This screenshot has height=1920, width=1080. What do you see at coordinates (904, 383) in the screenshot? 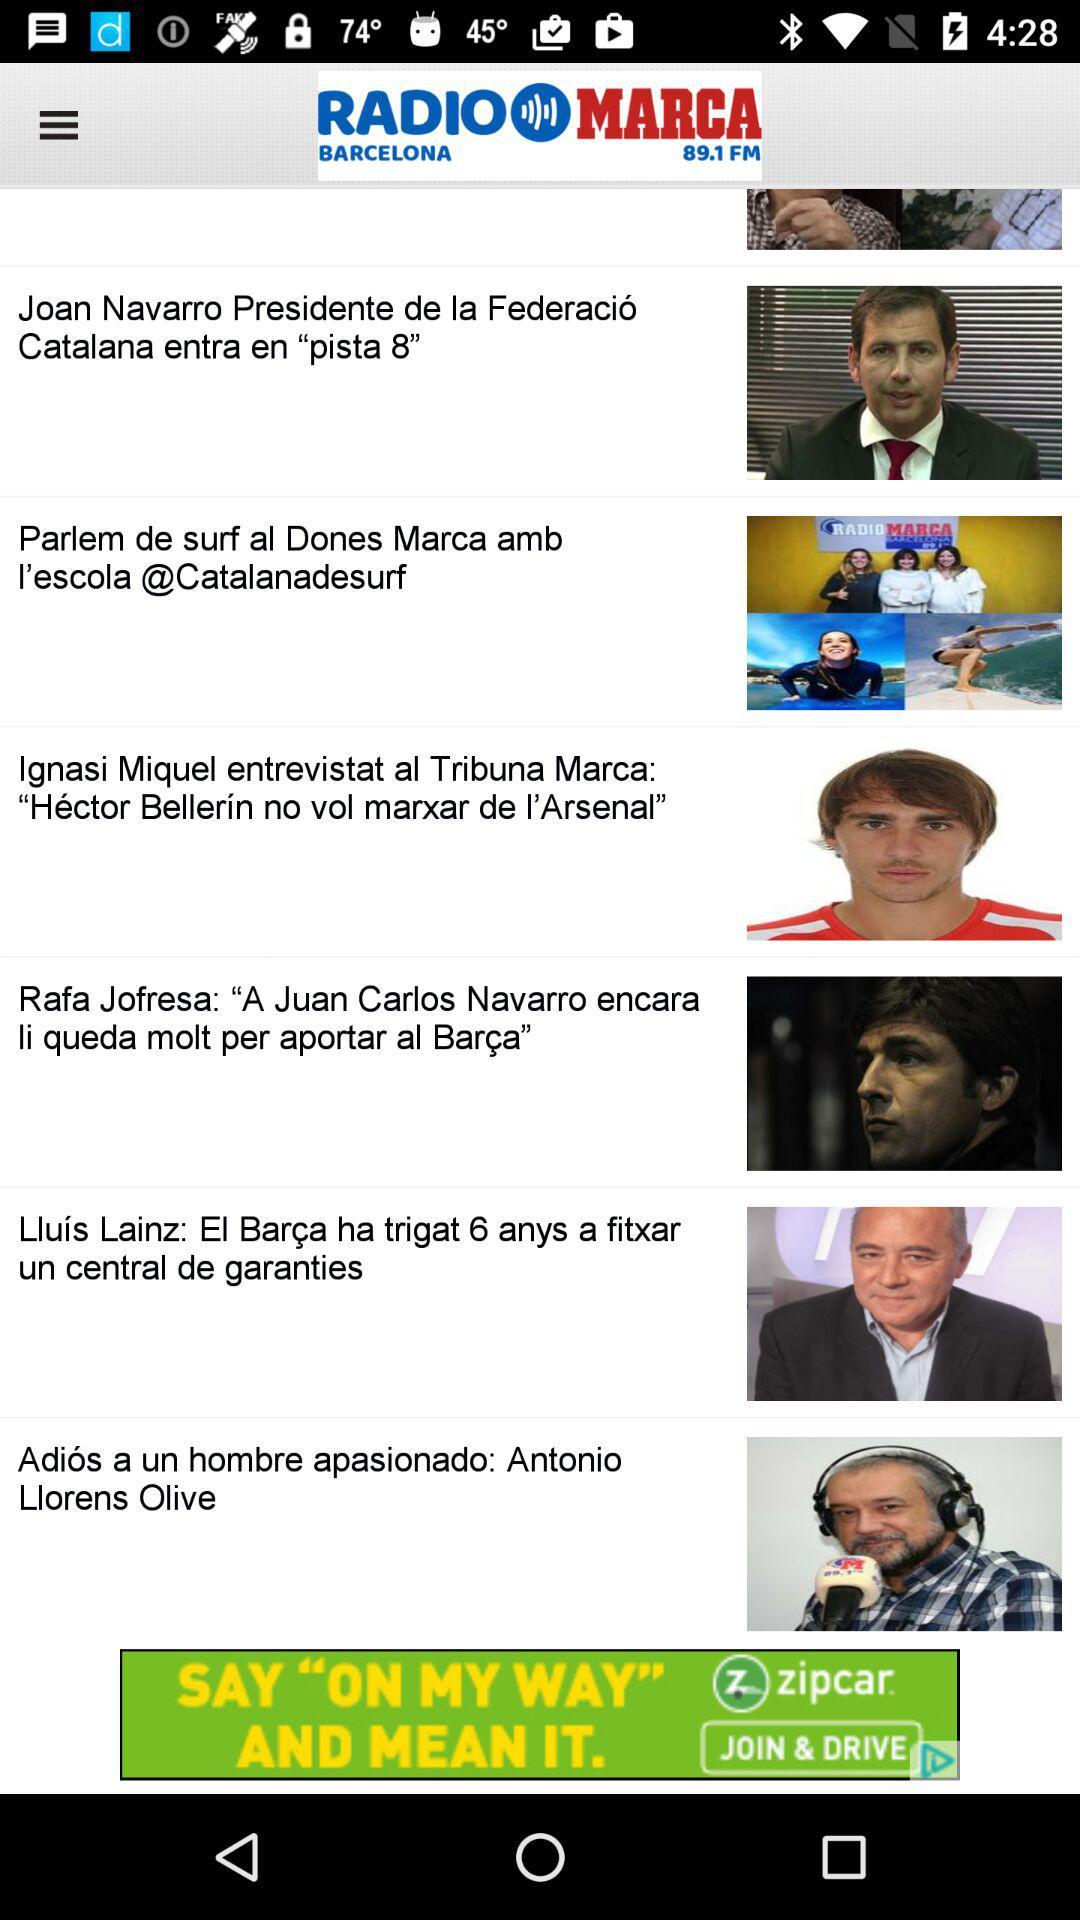
I see `the second image in the row` at bounding box center [904, 383].